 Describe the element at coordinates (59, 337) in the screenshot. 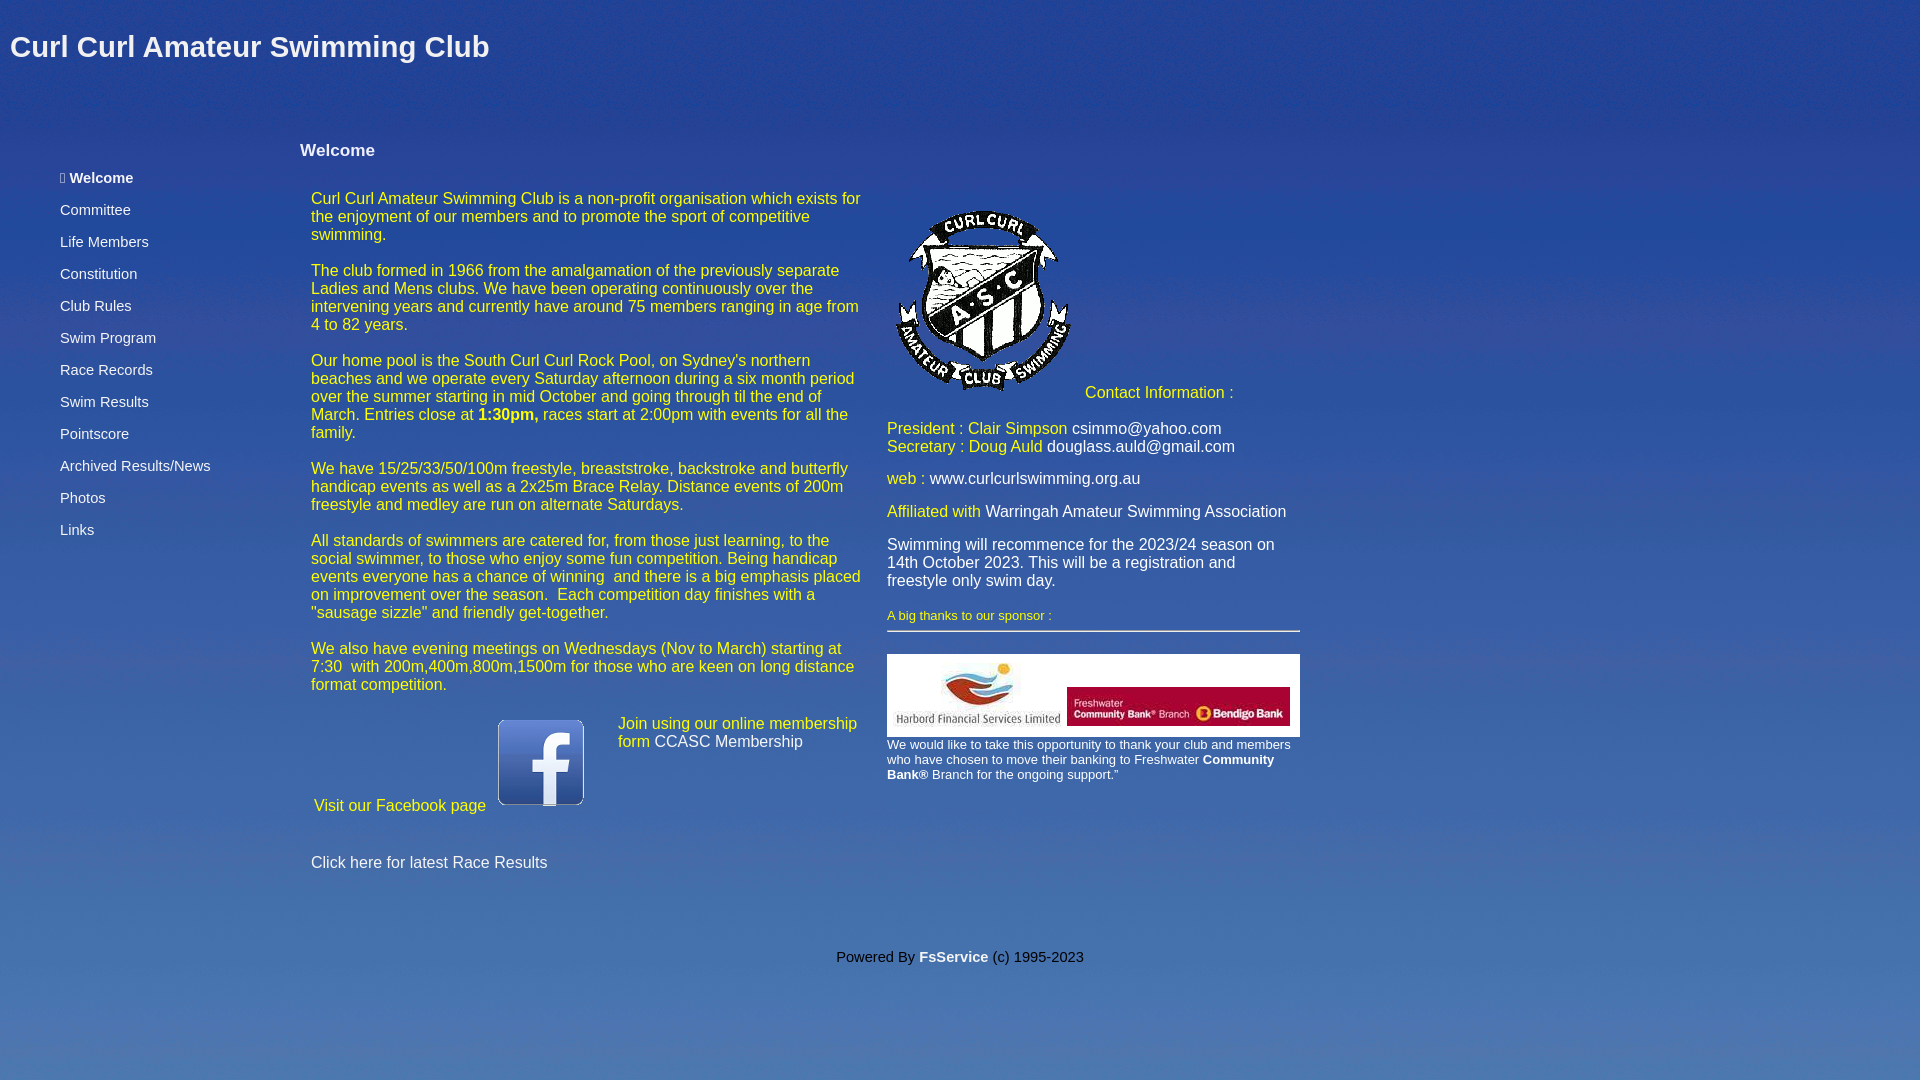

I see `'Swim Program'` at that location.